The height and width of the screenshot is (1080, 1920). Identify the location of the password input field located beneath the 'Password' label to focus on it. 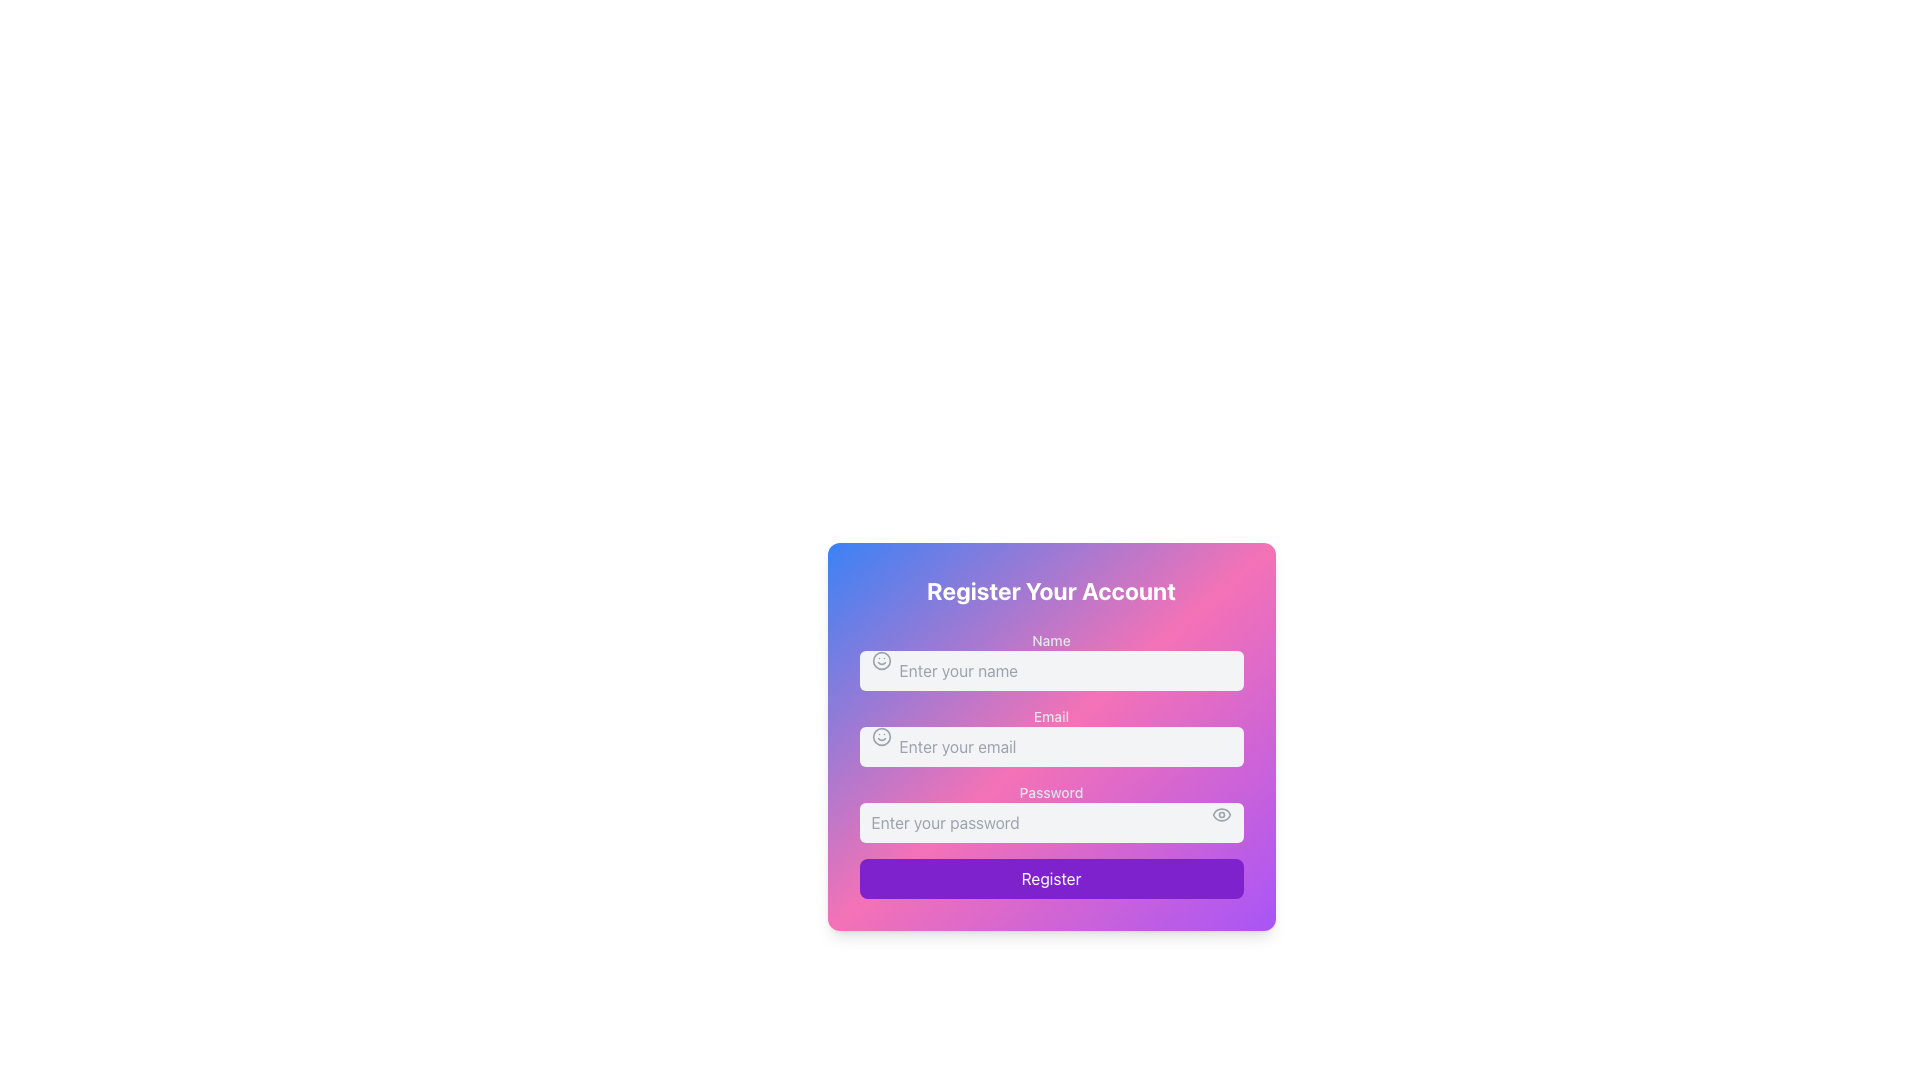
(1050, 813).